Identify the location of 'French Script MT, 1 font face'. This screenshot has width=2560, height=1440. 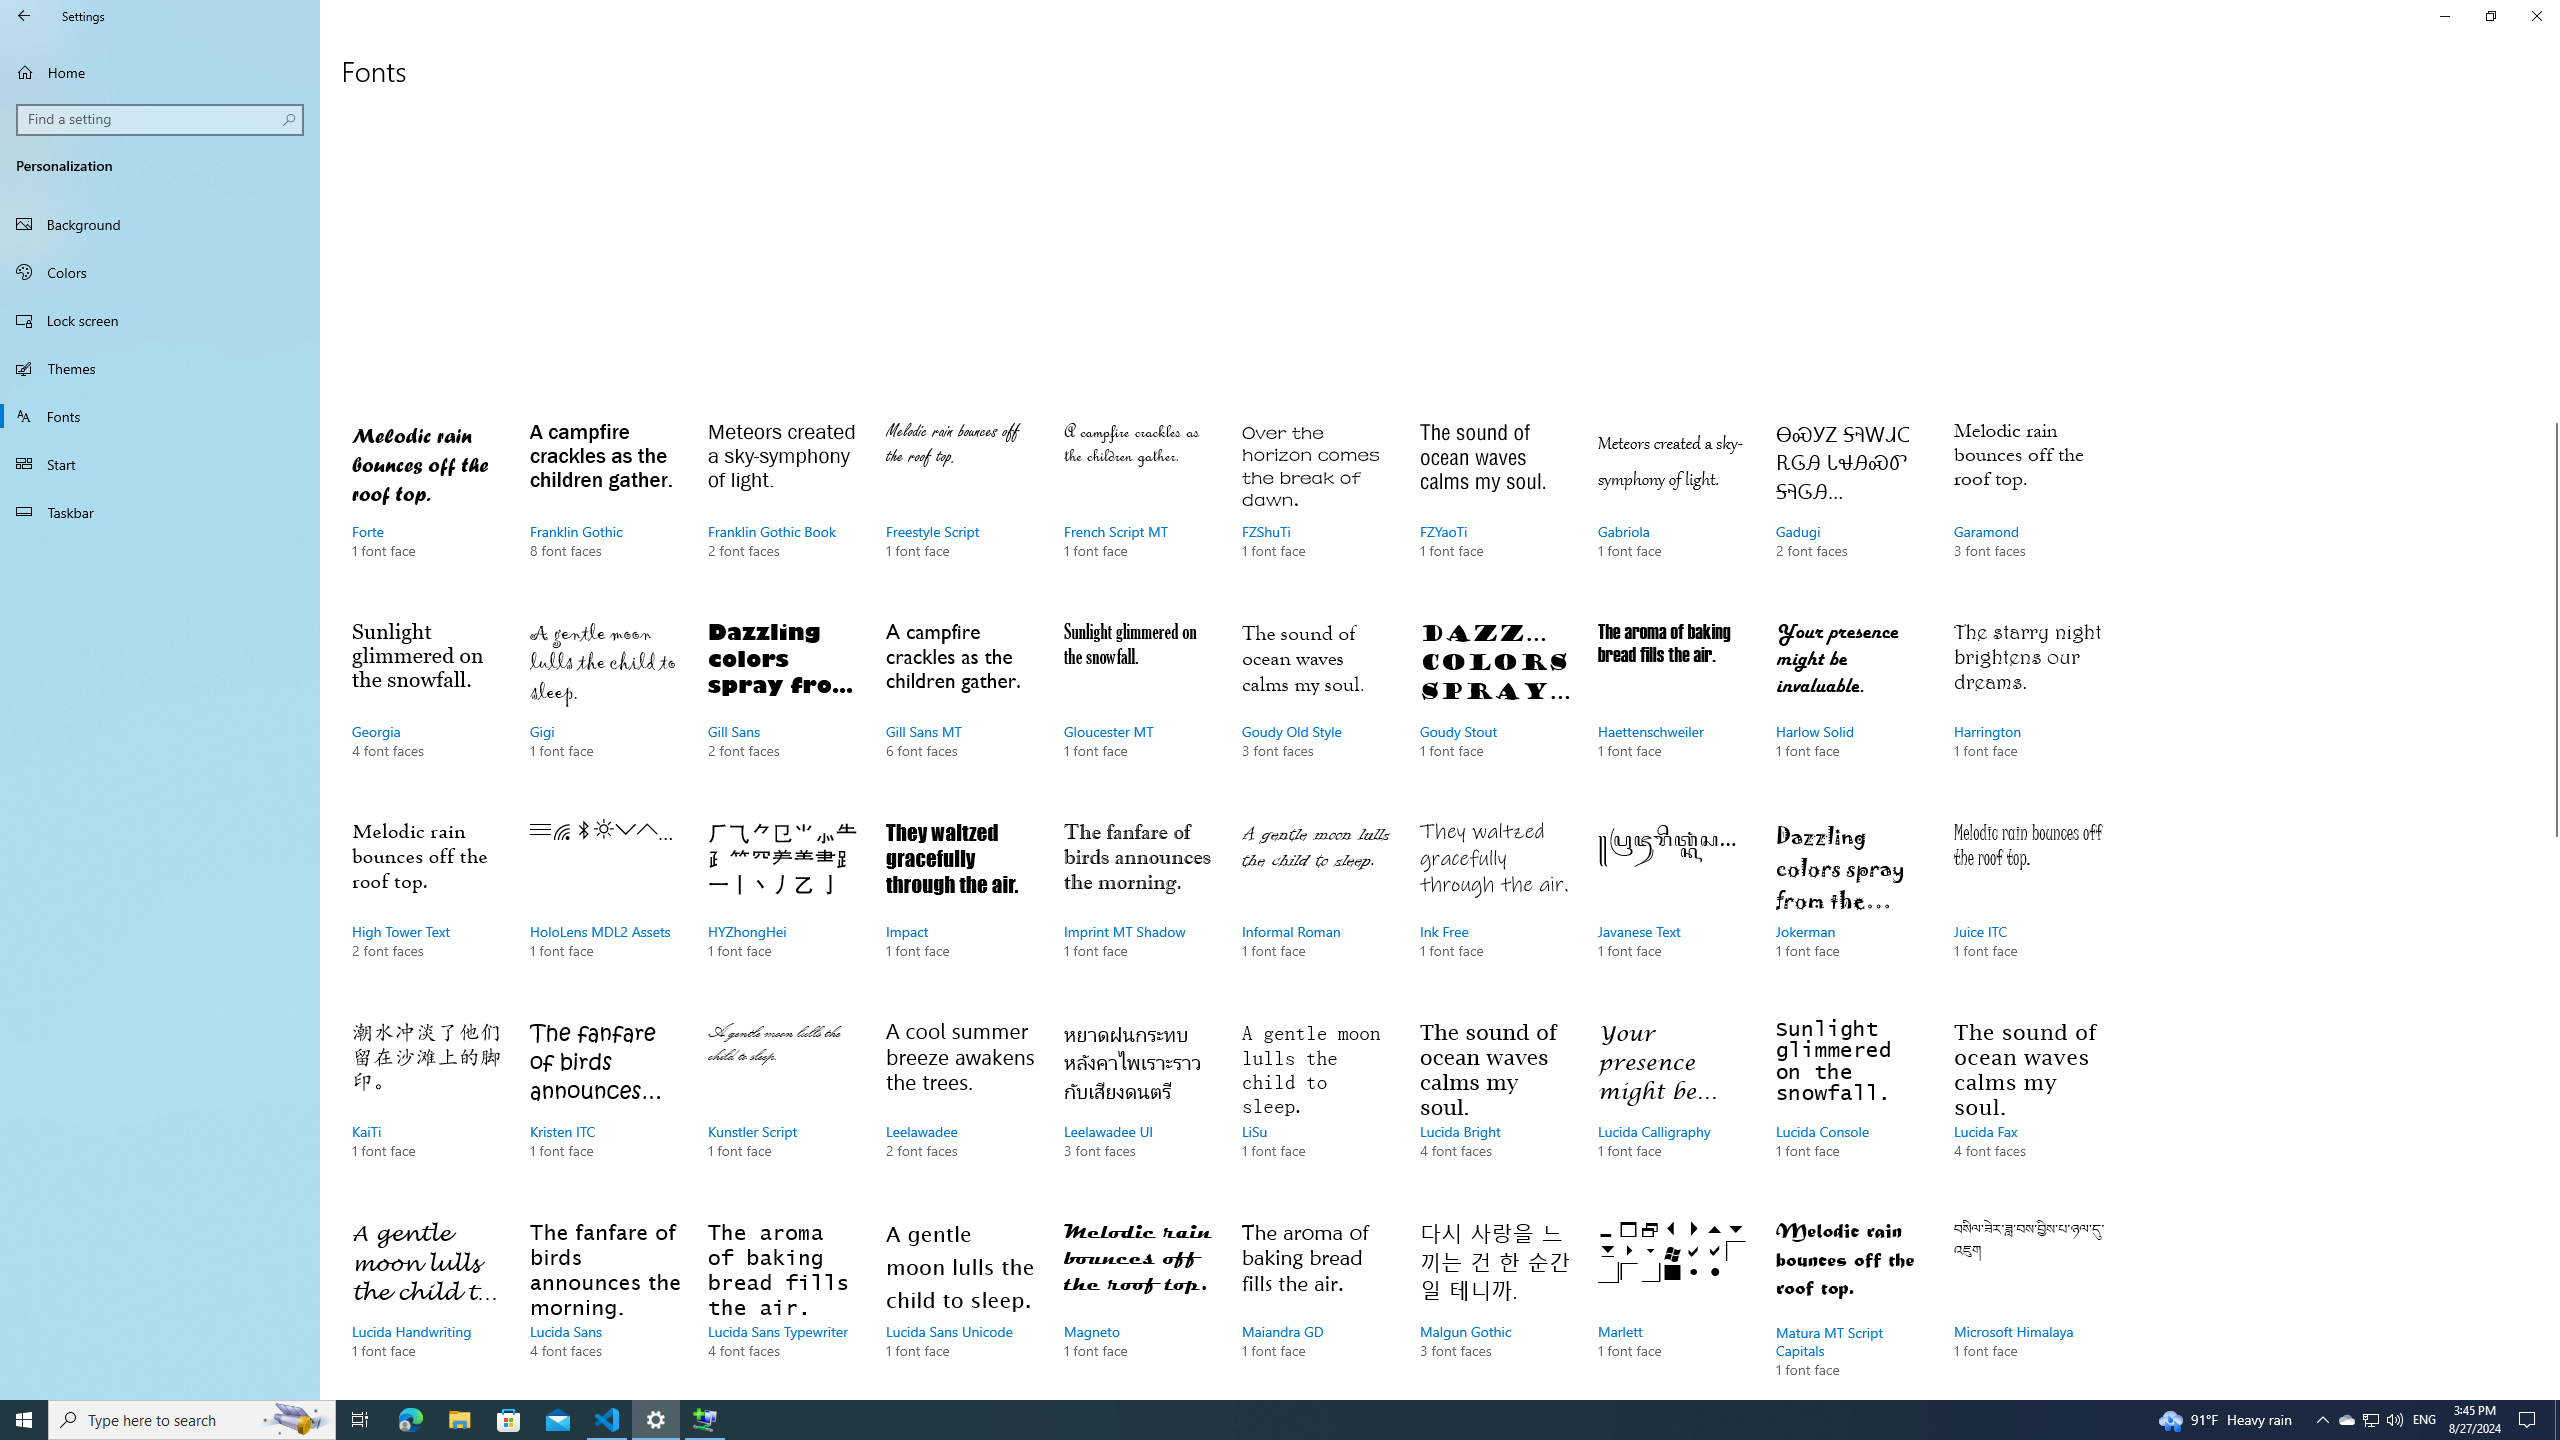
(1138, 509).